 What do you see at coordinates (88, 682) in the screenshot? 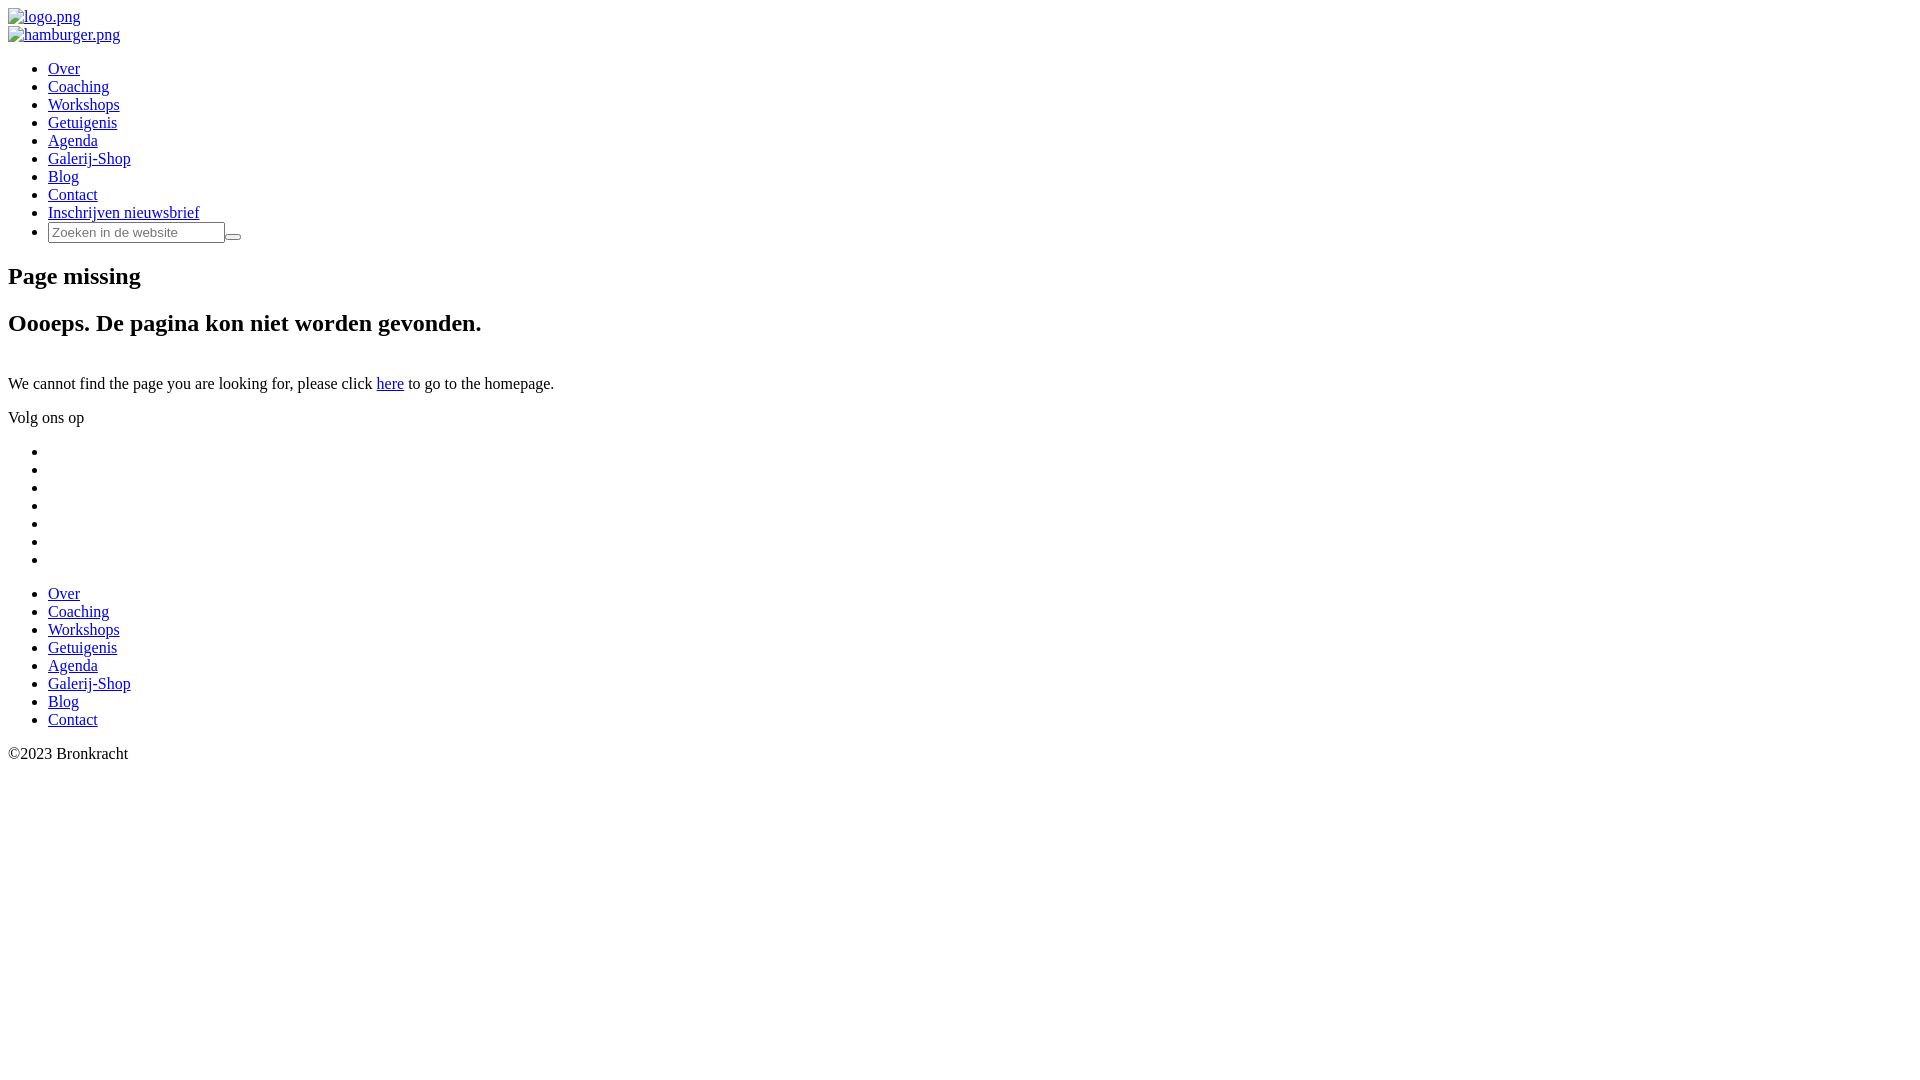
I see `'Galerij-Shop'` at bounding box center [88, 682].